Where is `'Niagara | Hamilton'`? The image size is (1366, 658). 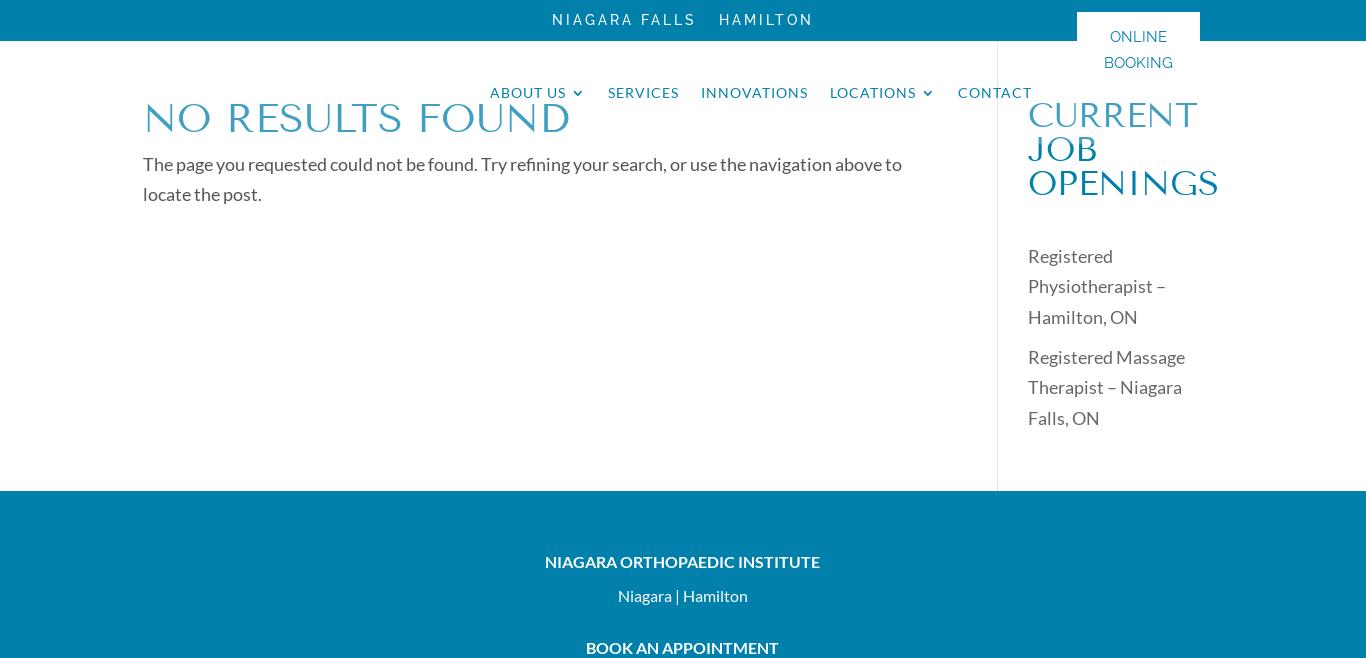 'Niagara | Hamilton' is located at coordinates (616, 593).